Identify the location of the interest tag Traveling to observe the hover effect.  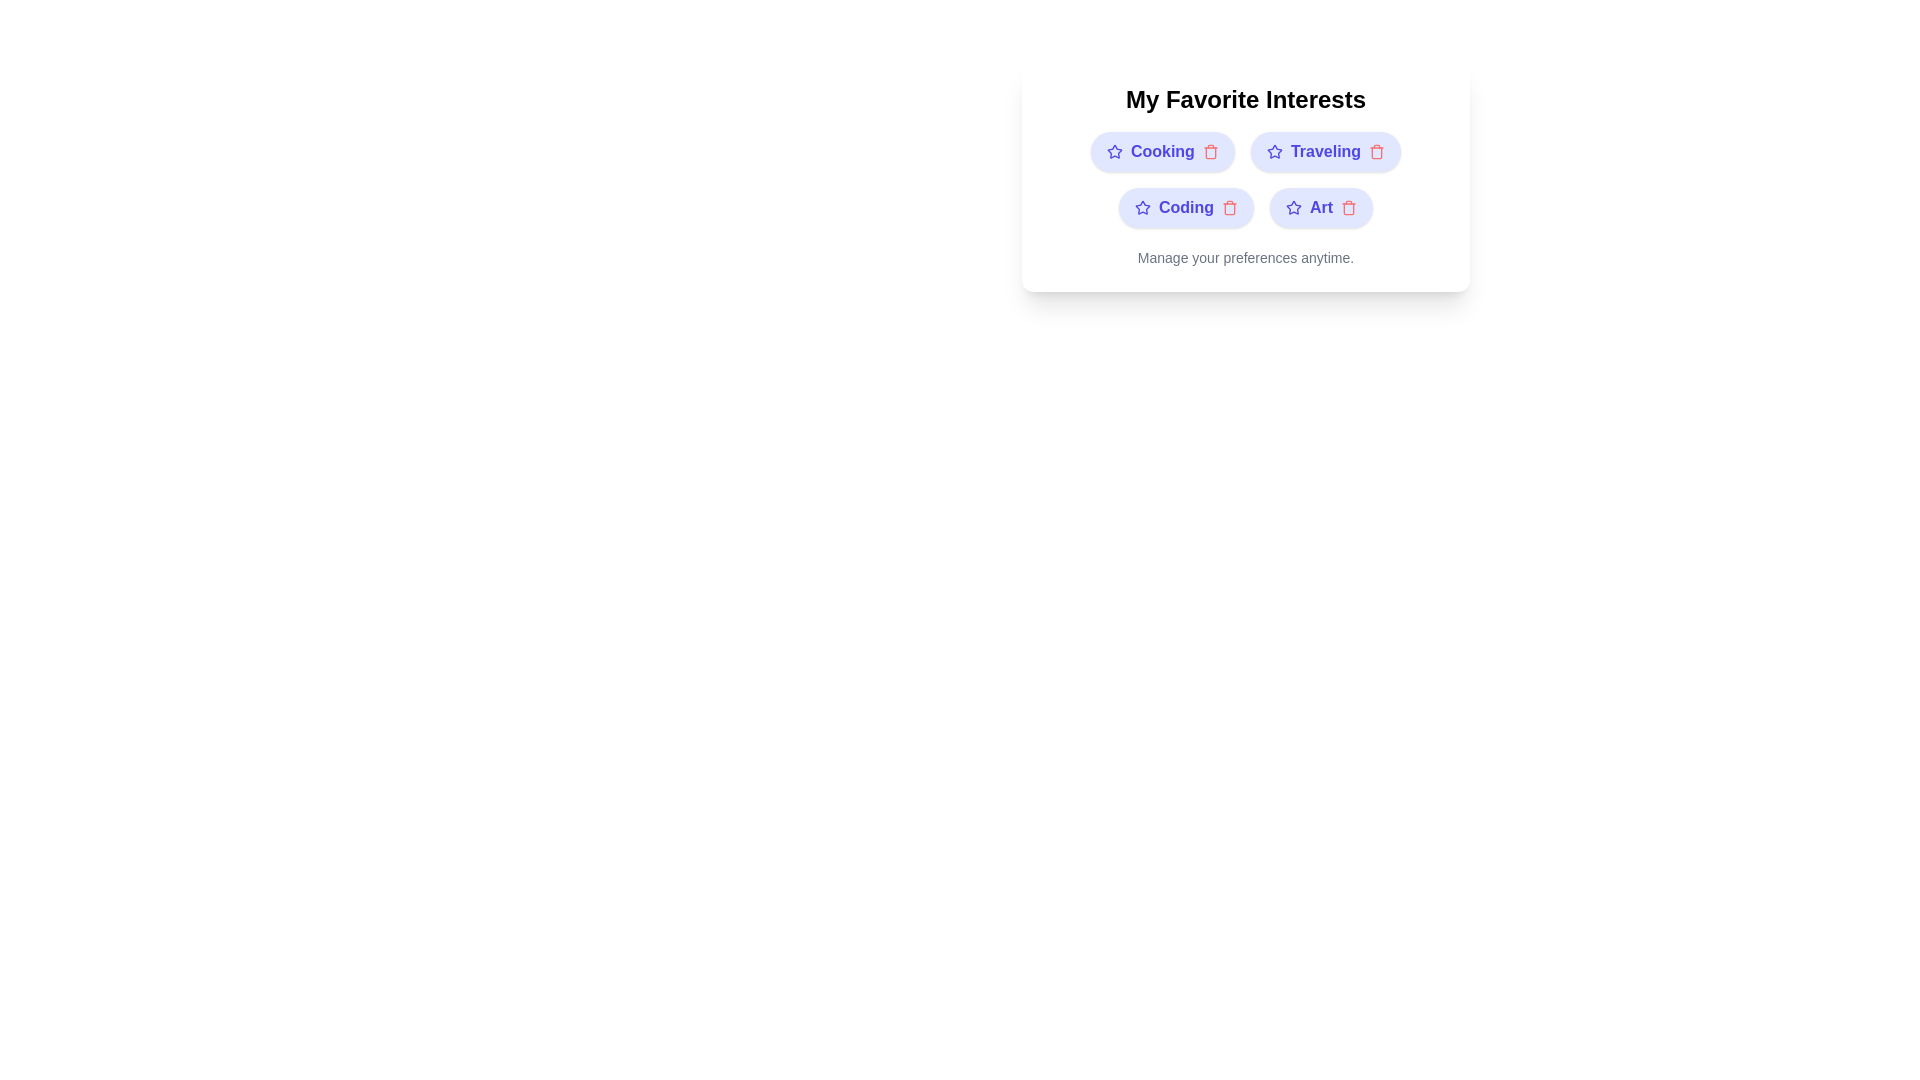
(1325, 150).